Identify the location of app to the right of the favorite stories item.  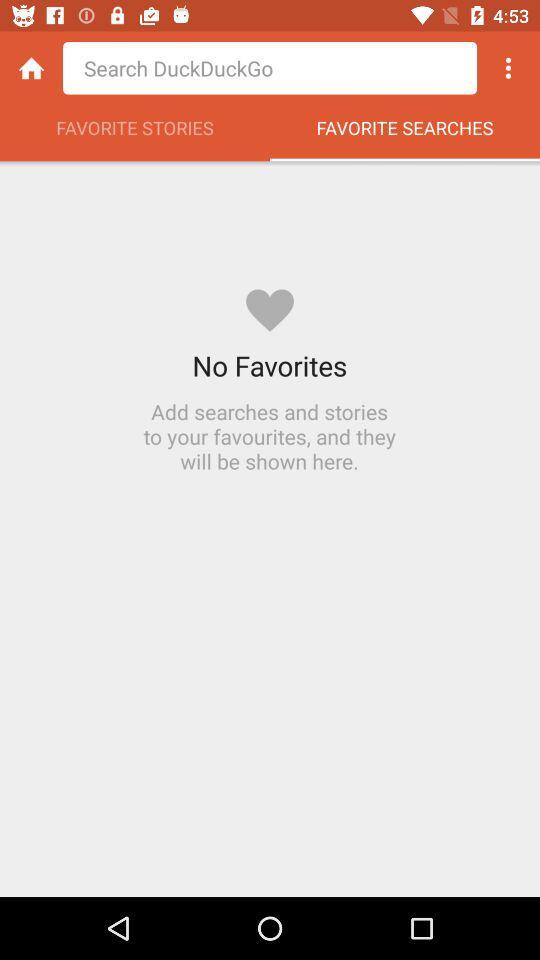
(405, 132).